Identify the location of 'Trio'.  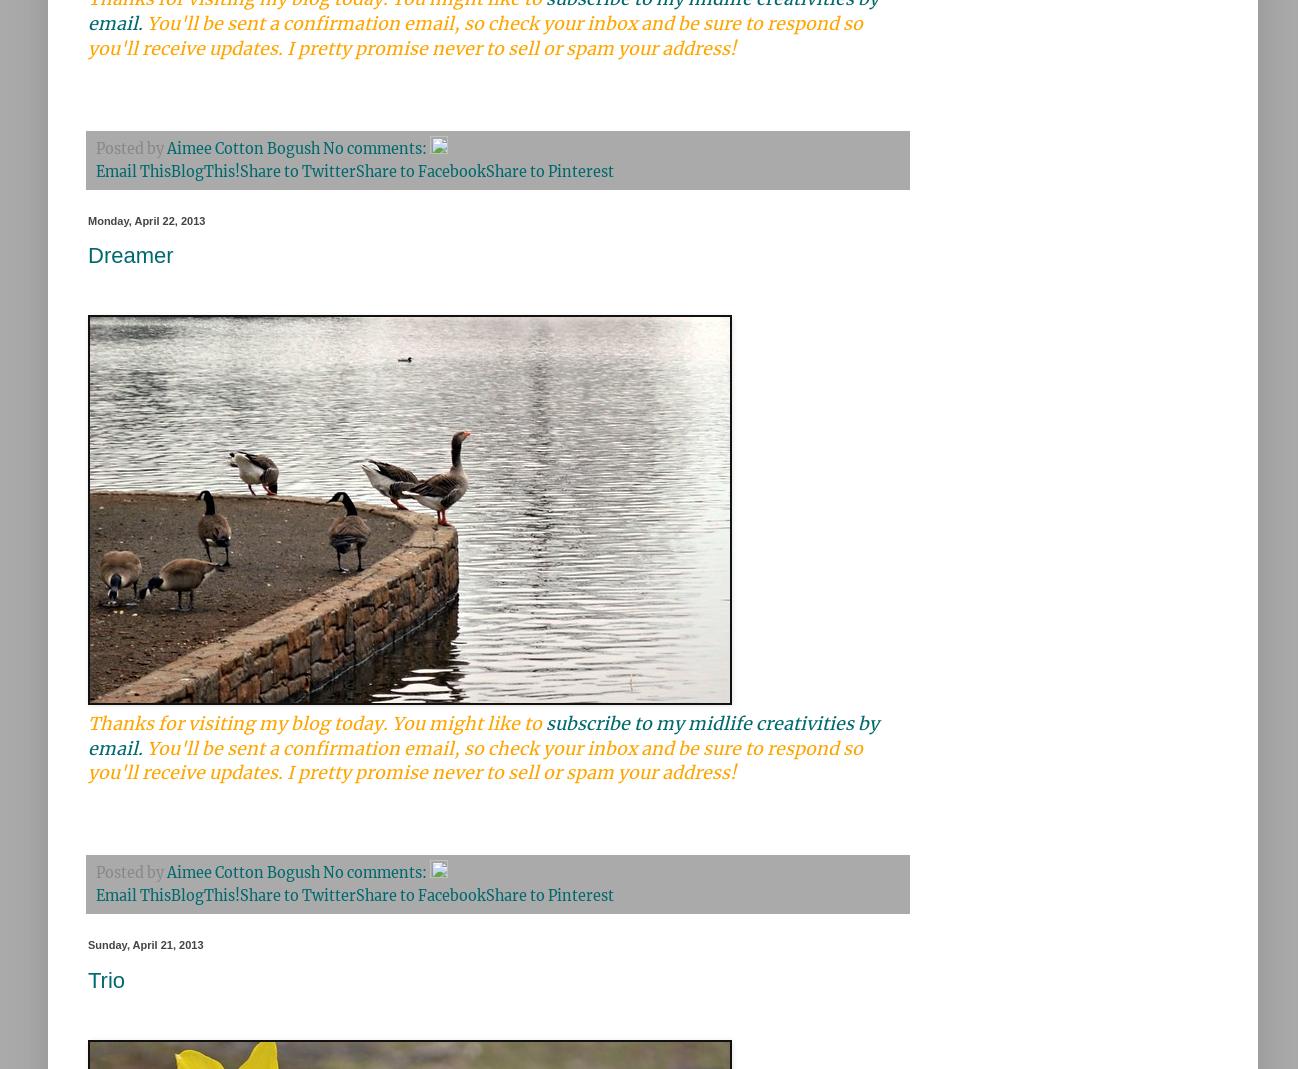
(106, 979).